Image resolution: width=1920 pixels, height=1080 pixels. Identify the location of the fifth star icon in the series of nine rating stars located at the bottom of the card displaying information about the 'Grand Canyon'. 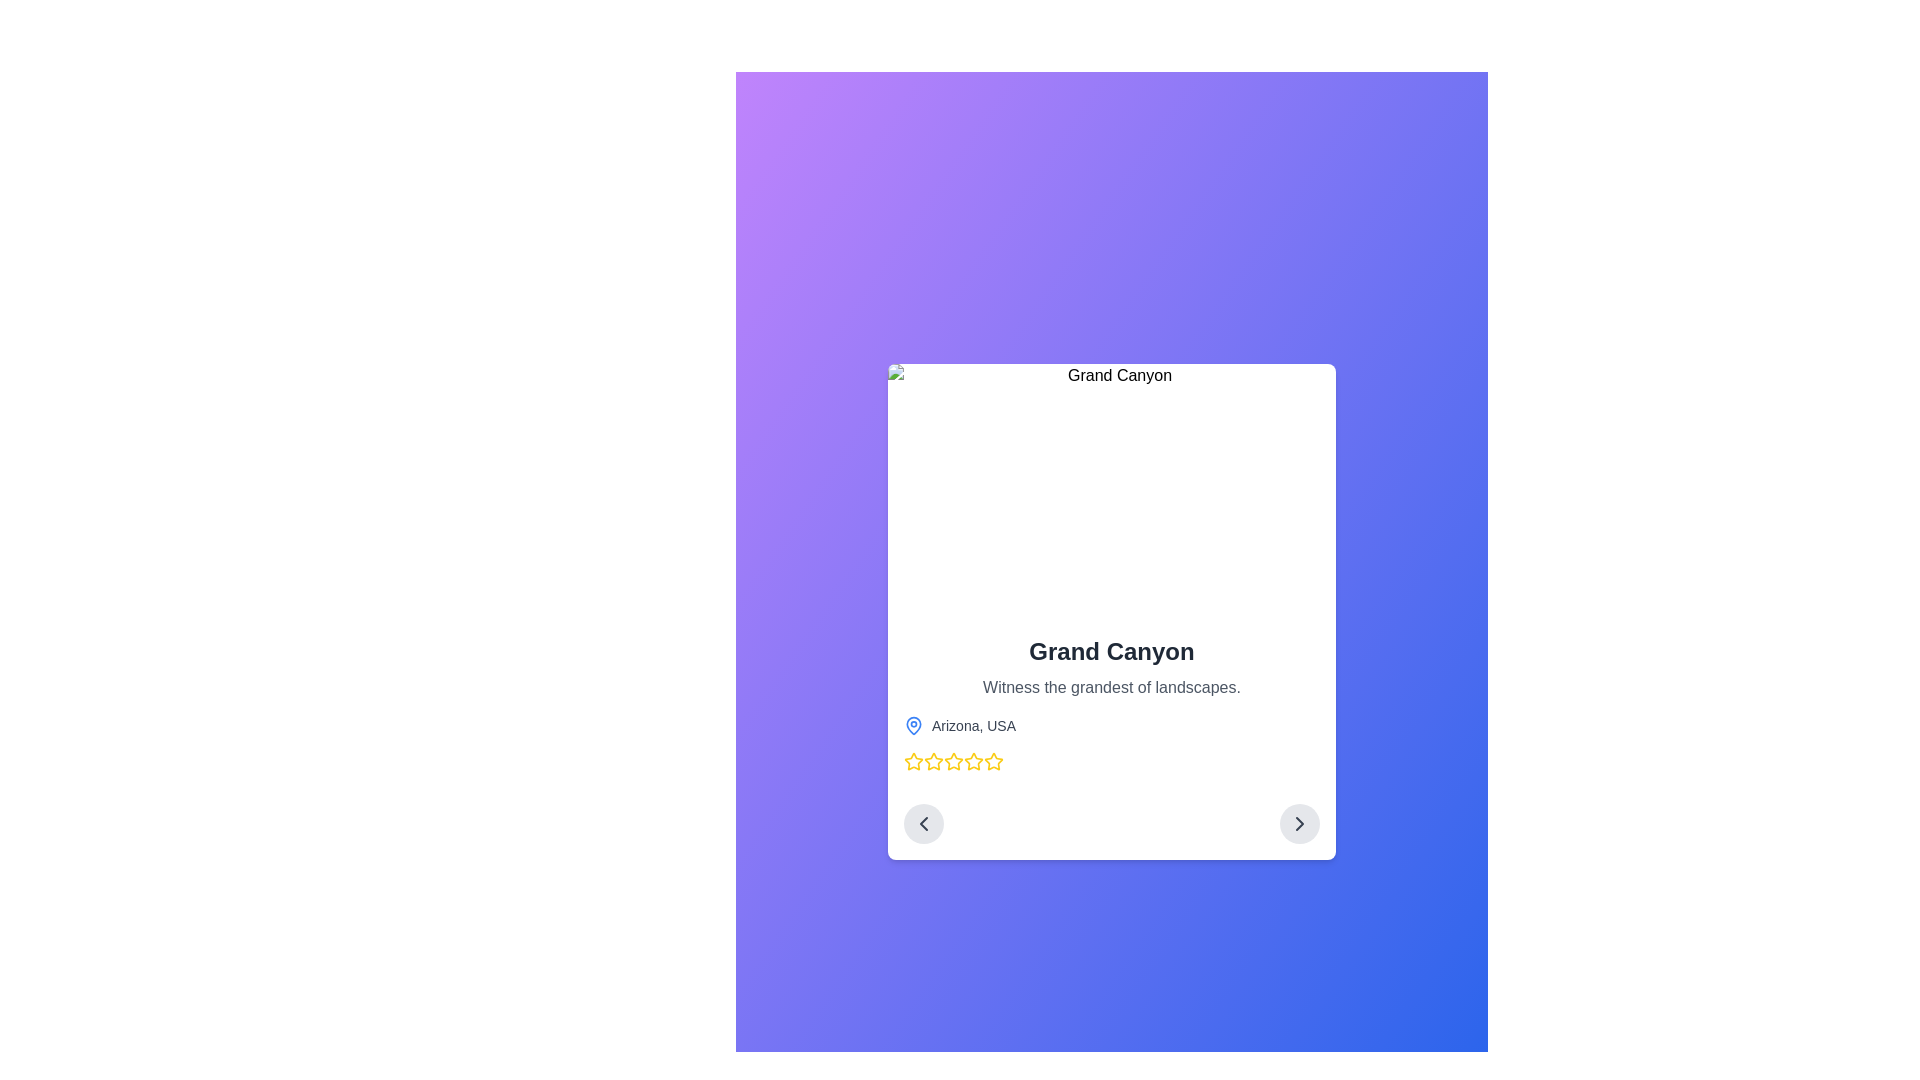
(993, 762).